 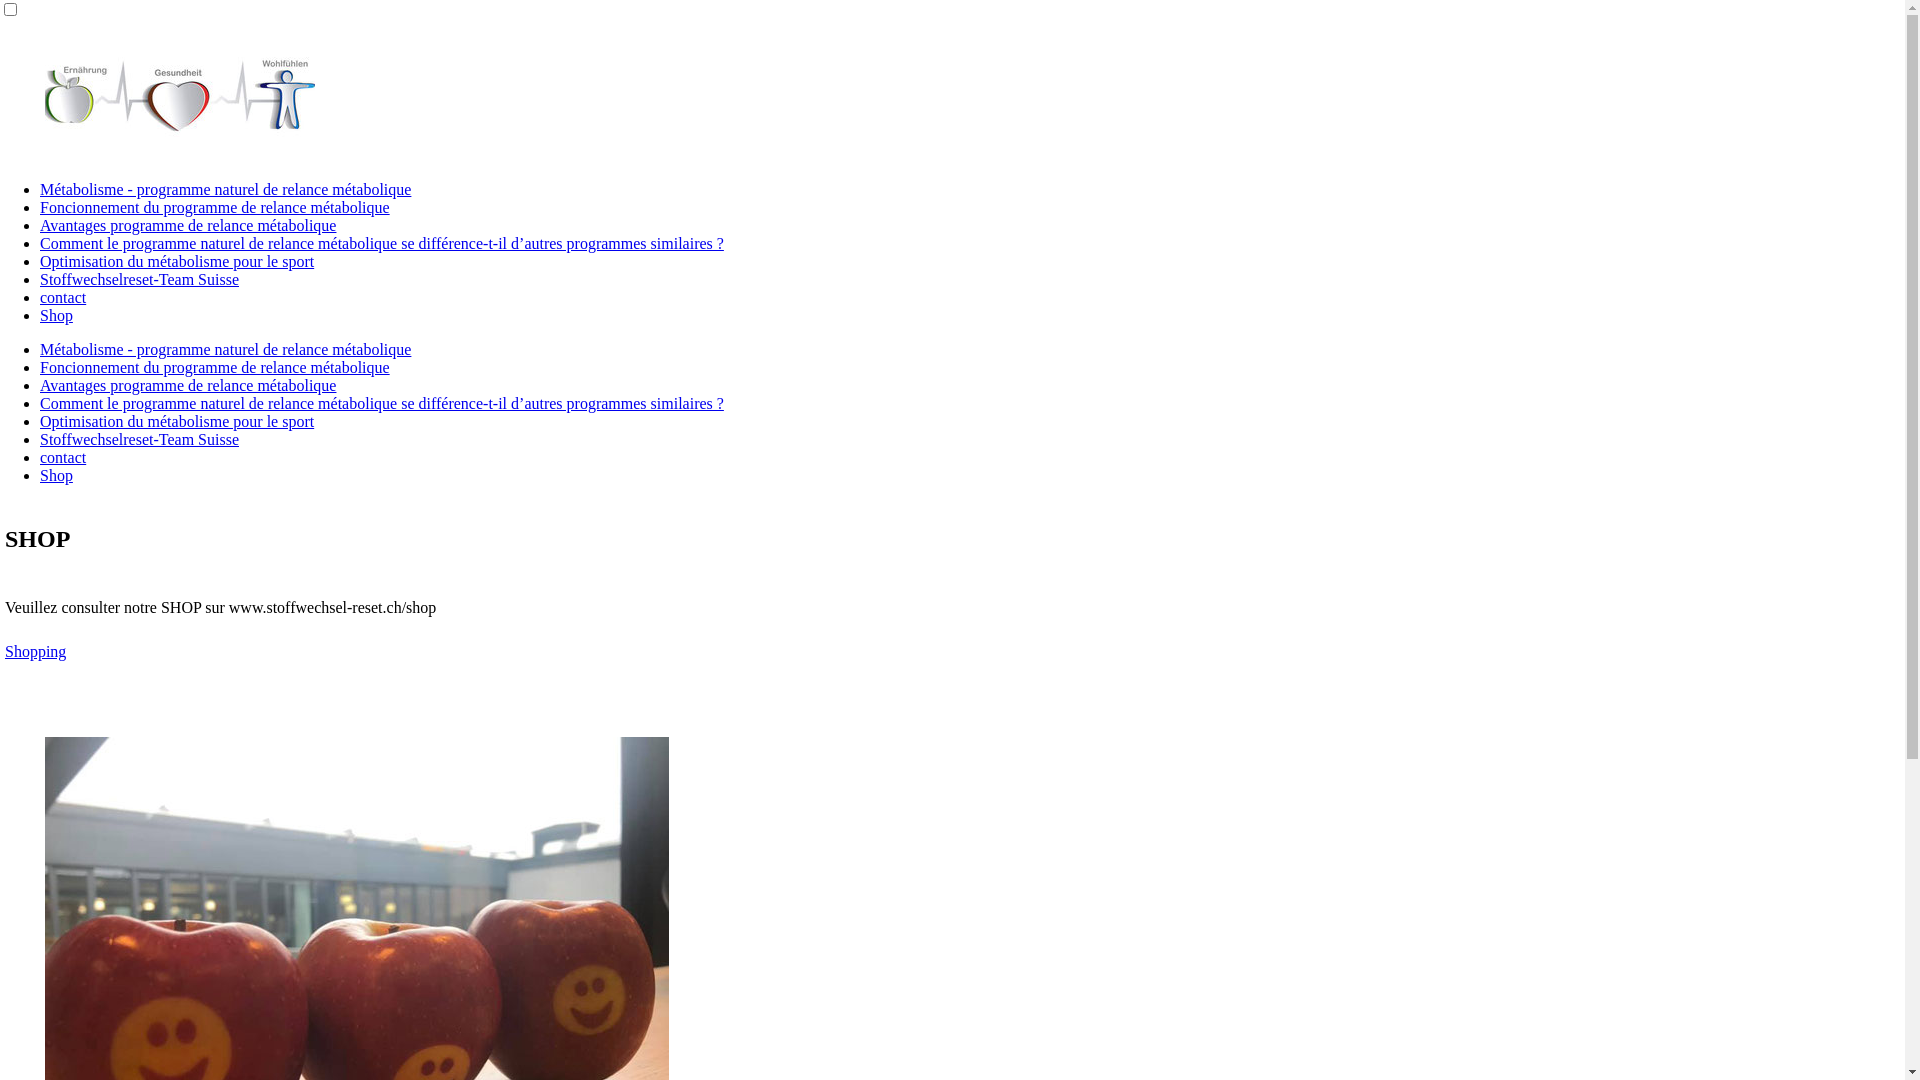 I want to click on 'Stoffwechselreset-Team Suisse', so click(x=138, y=279).